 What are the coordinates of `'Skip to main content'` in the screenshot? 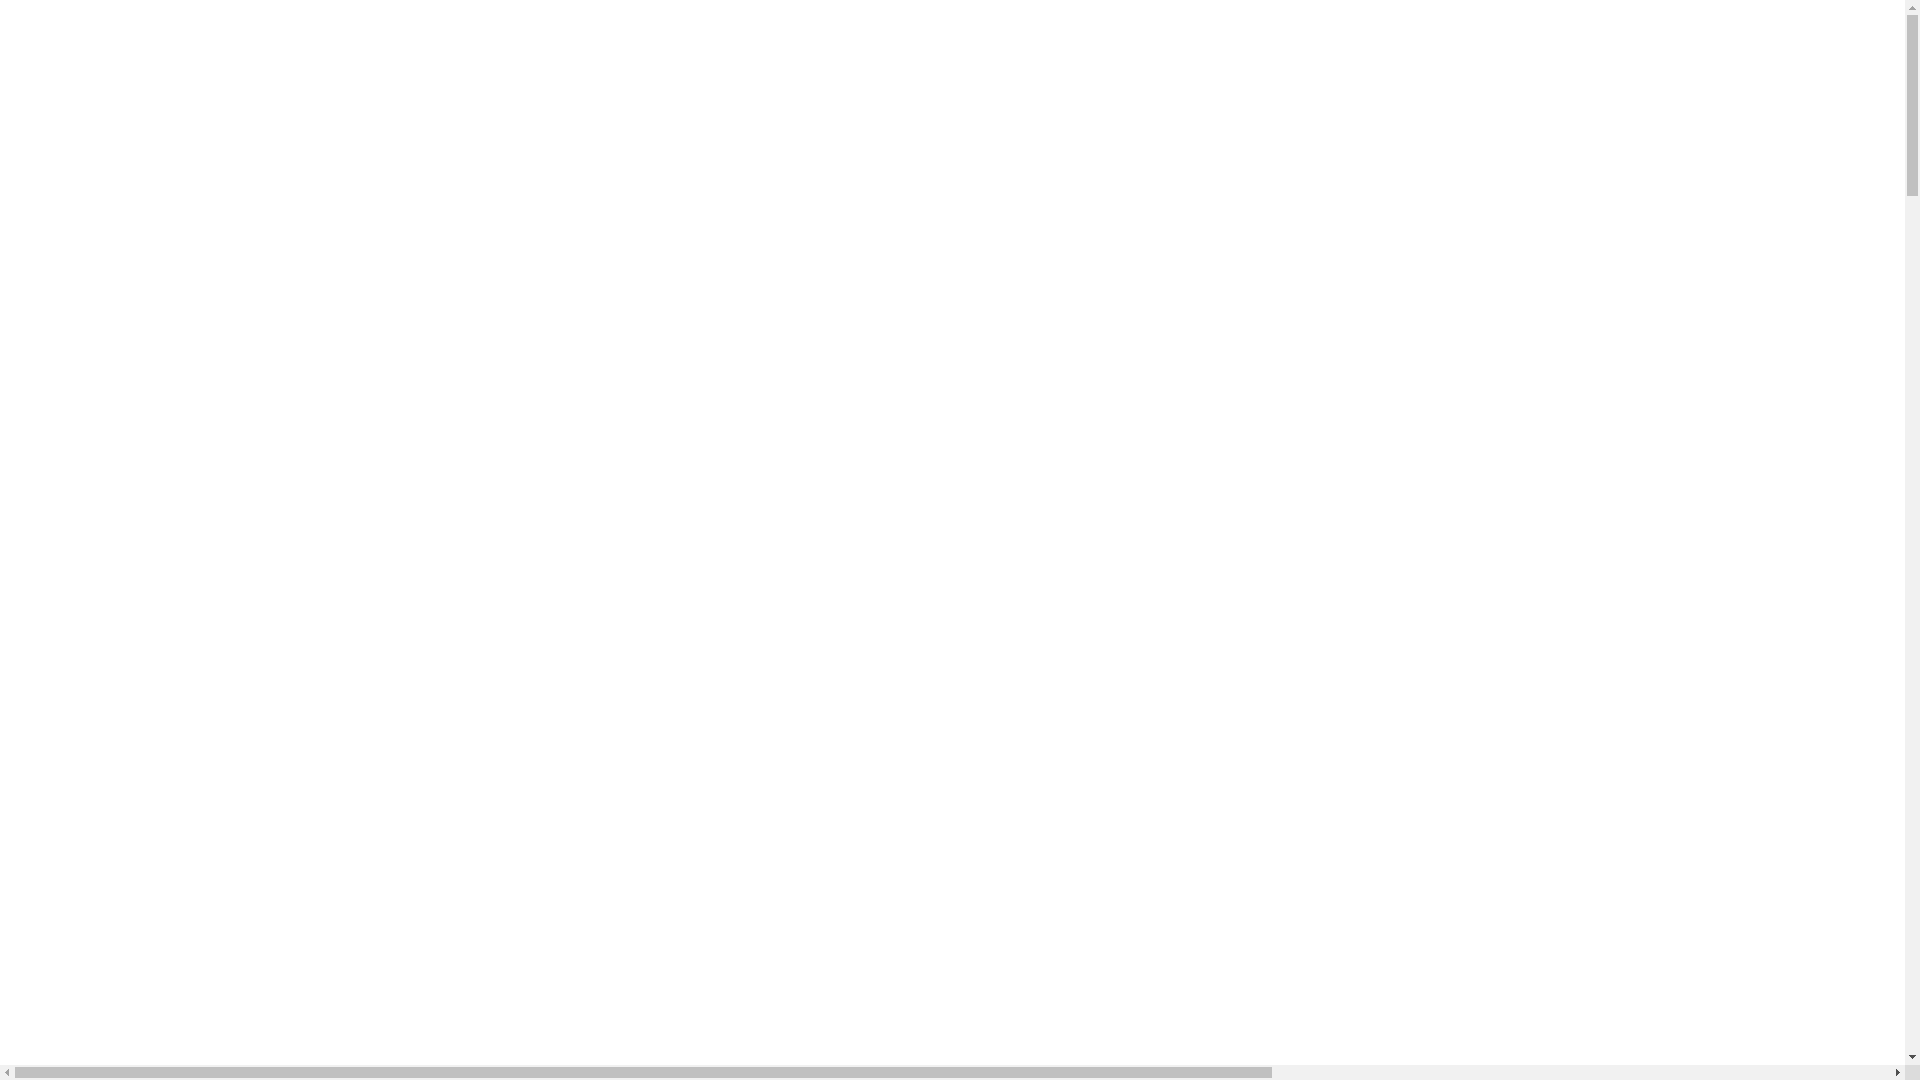 It's located at (6, 15).